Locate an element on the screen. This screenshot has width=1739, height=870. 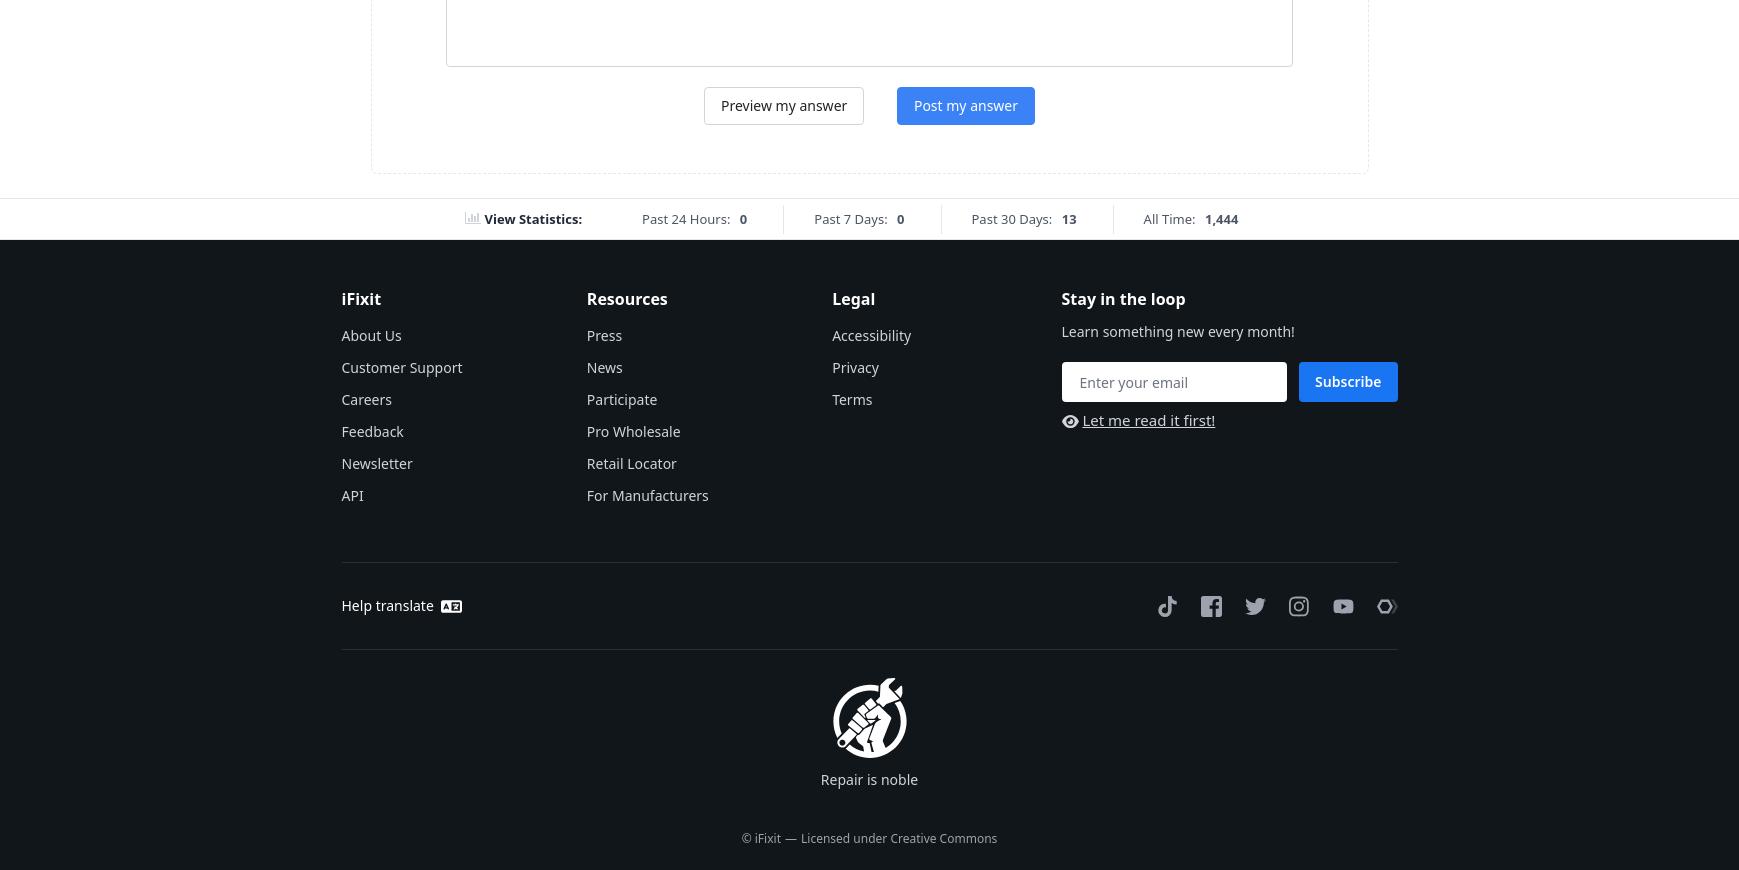
'All Time:' is located at coordinates (1167, 218).